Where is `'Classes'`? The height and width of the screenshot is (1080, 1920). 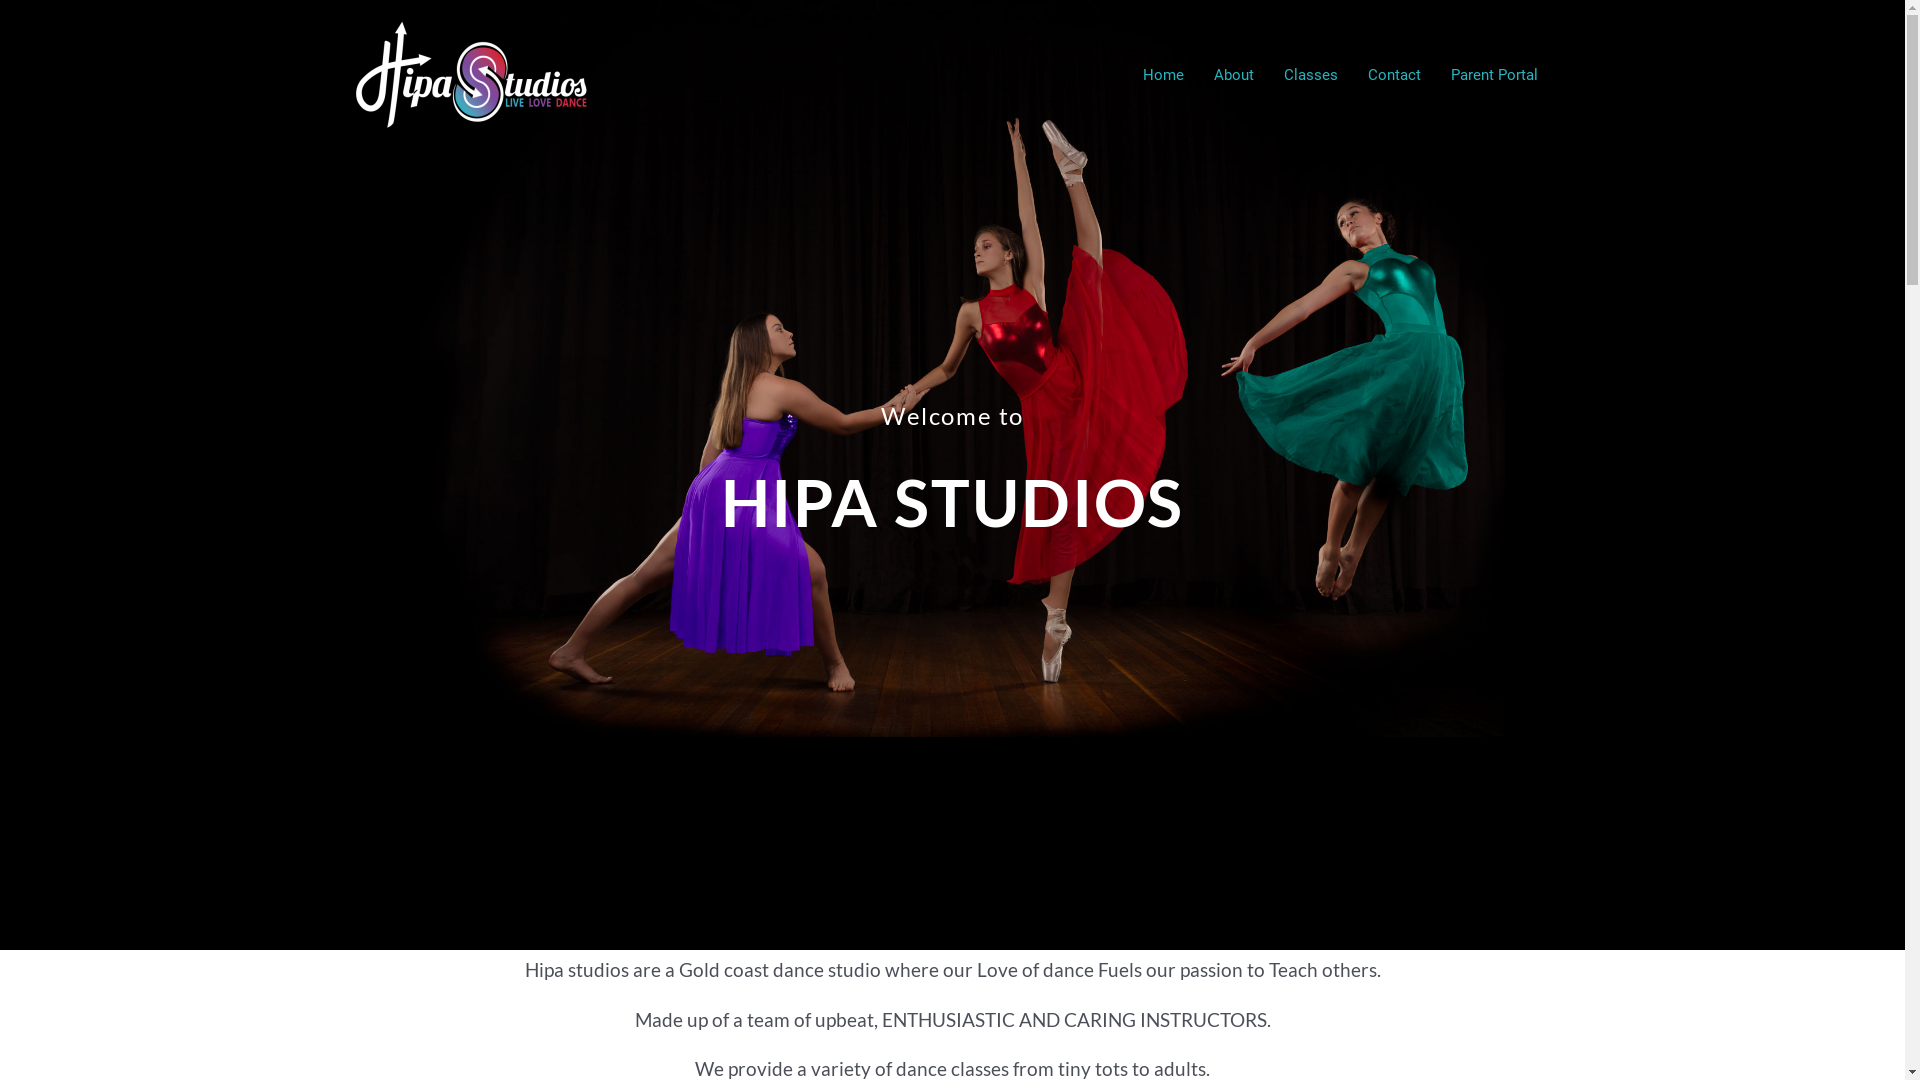 'Classes' is located at coordinates (1310, 73).